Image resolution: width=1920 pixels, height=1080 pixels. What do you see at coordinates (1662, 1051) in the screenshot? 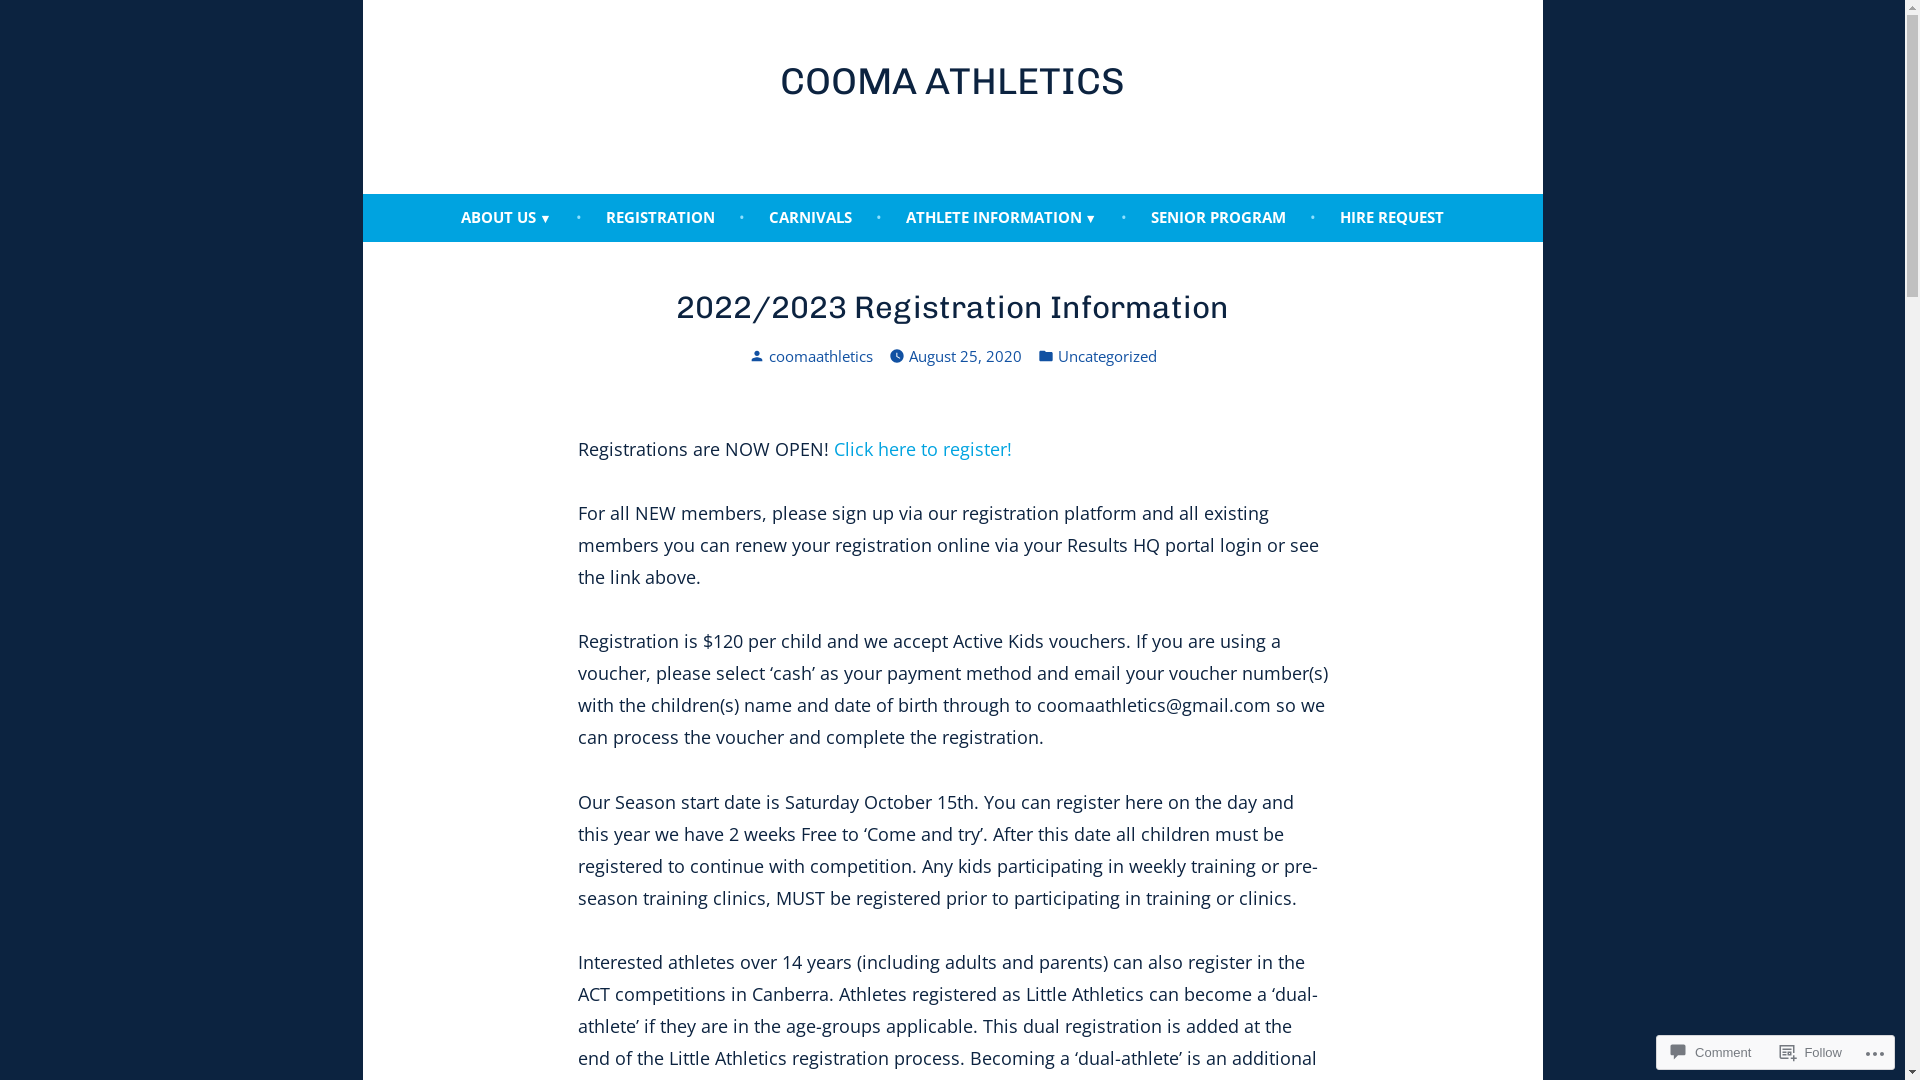
I see `'Comment'` at bounding box center [1662, 1051].